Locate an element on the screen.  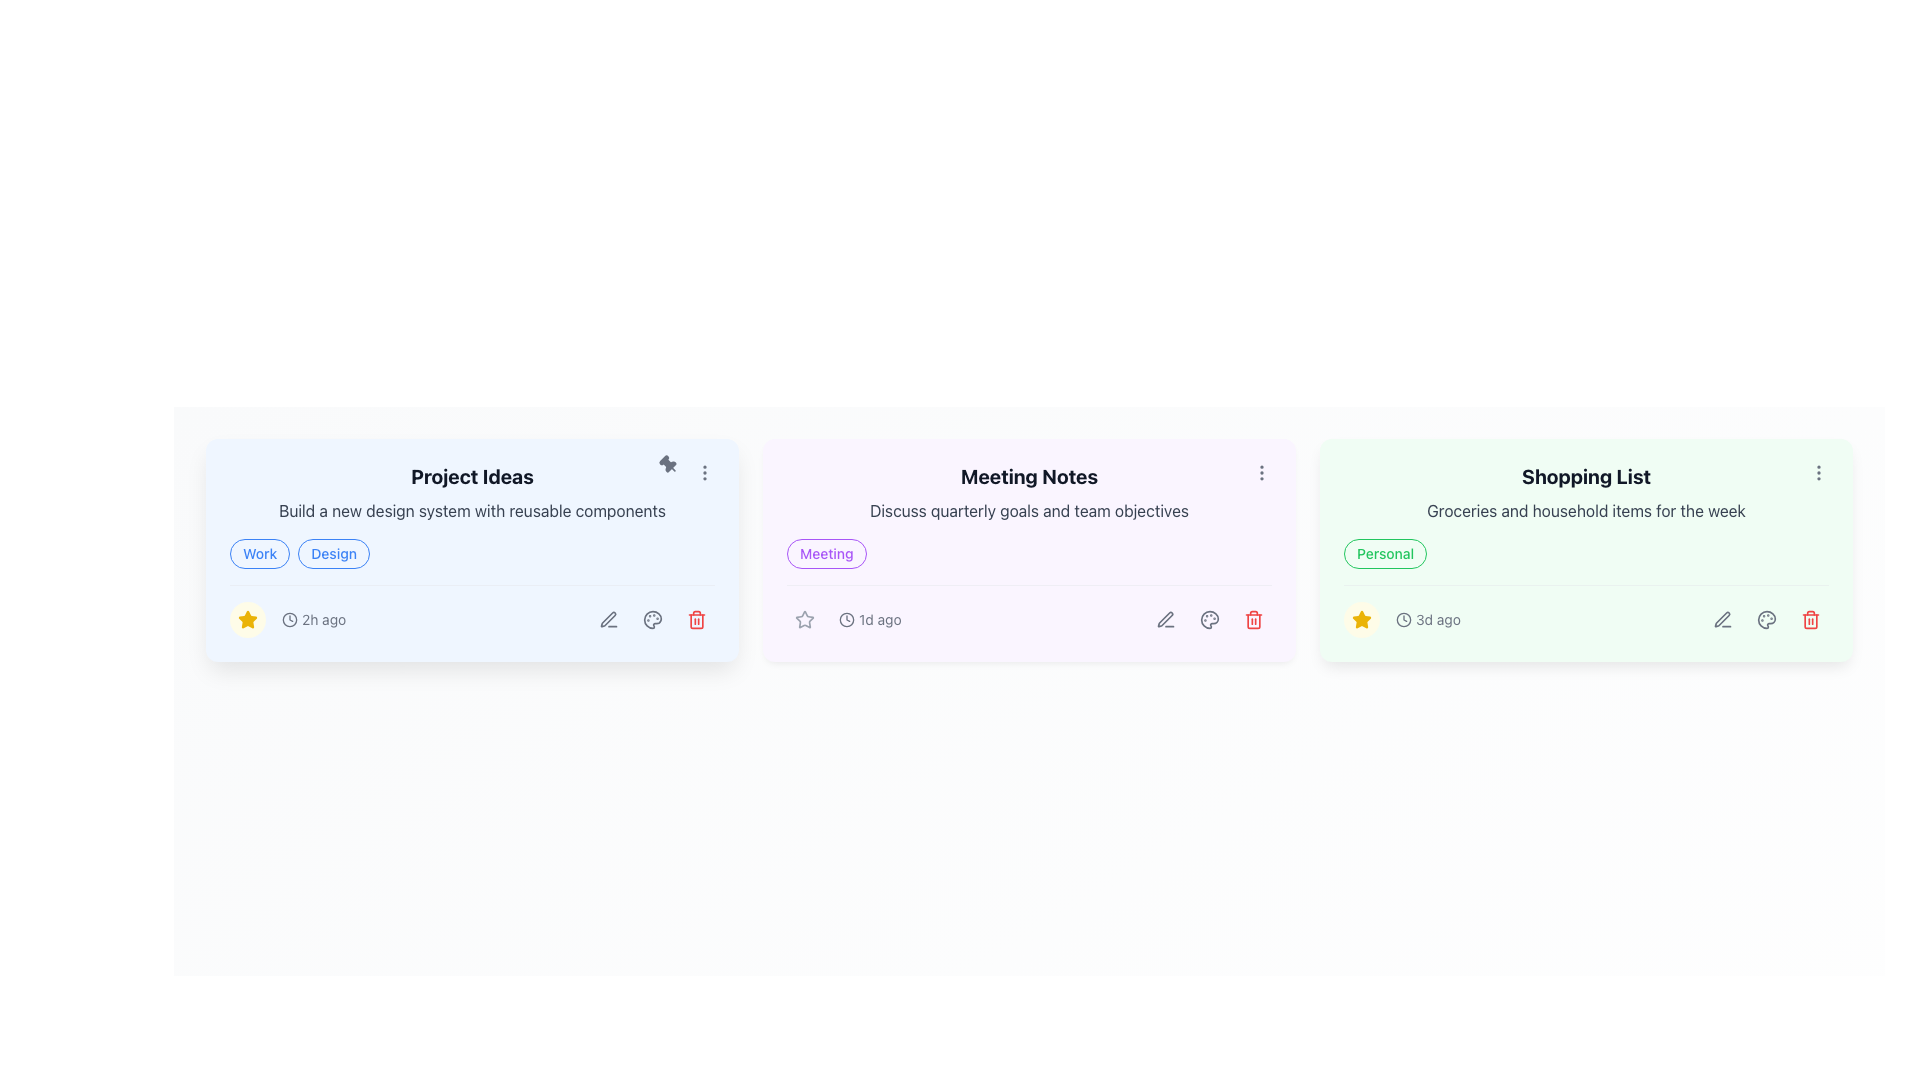
the decorative Circular SVG element that is part of the clock icon located in the lower-left area of the 'Project Ideas' card is located at coordinates (288, 619).